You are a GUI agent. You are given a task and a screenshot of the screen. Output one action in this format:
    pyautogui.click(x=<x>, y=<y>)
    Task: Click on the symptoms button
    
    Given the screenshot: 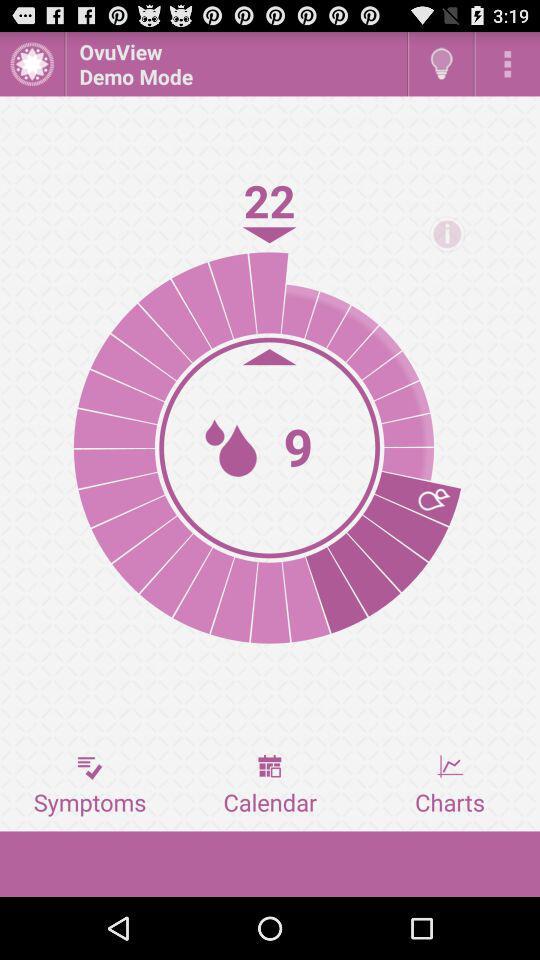 What is the action you would take?
    pyautogui.click(x=89, y=785)
    